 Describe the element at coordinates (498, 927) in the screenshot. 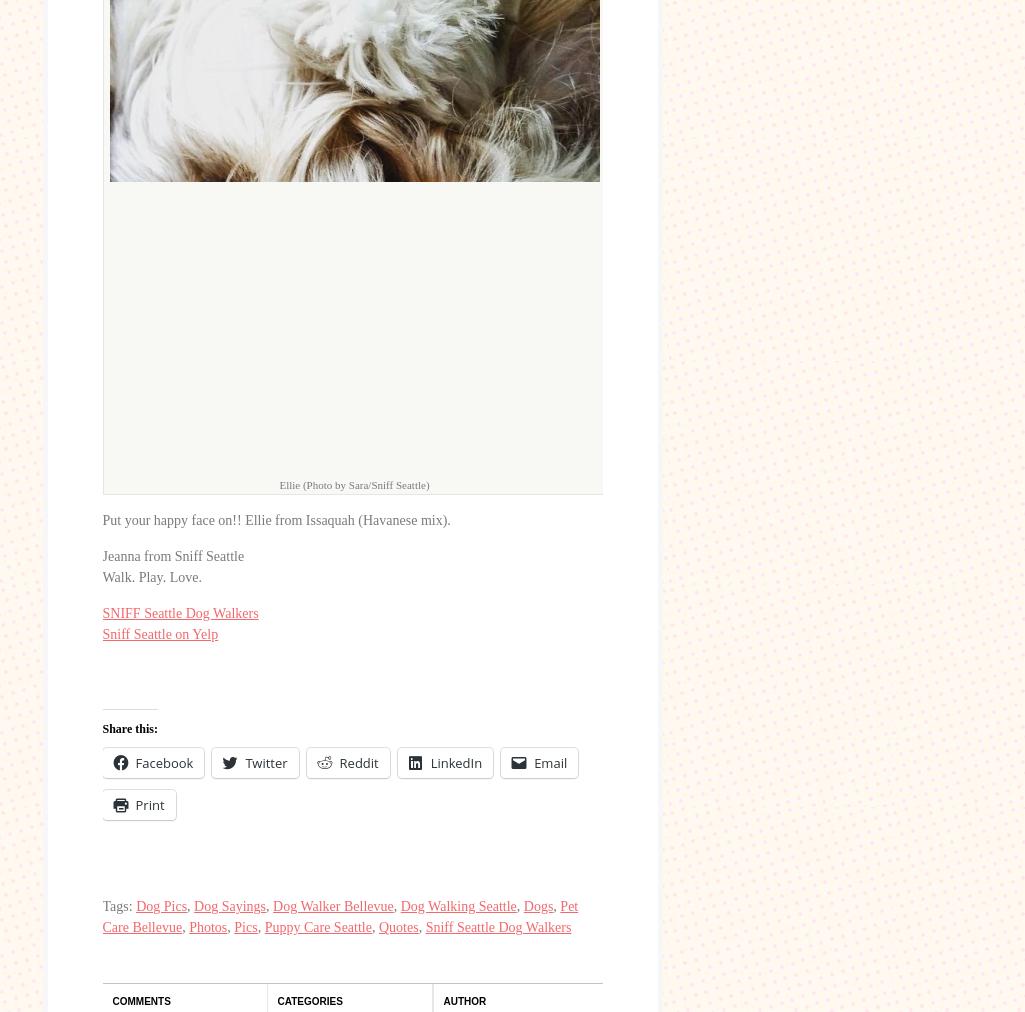

I see `'Sniff Seattle Dog Walkers'` at that location.